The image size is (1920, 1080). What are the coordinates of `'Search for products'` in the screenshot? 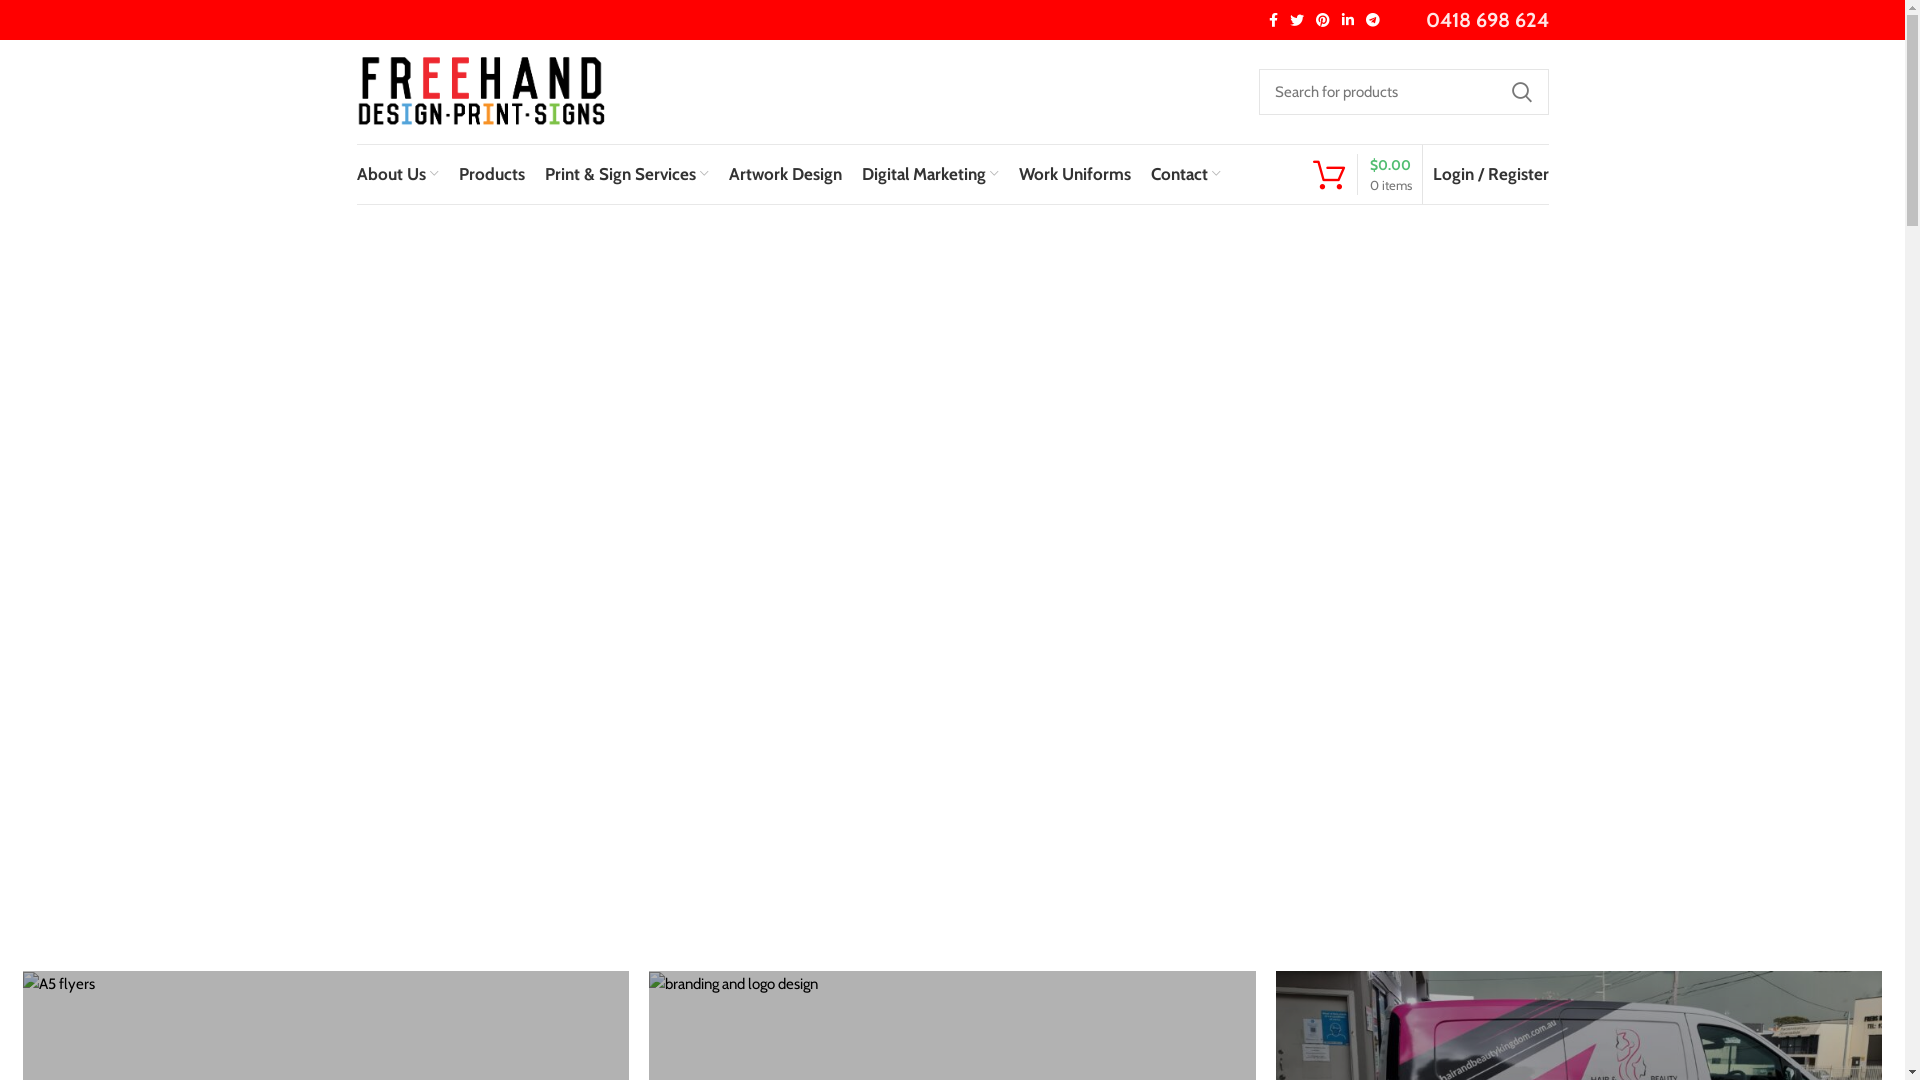 It's located at (1401, 92).